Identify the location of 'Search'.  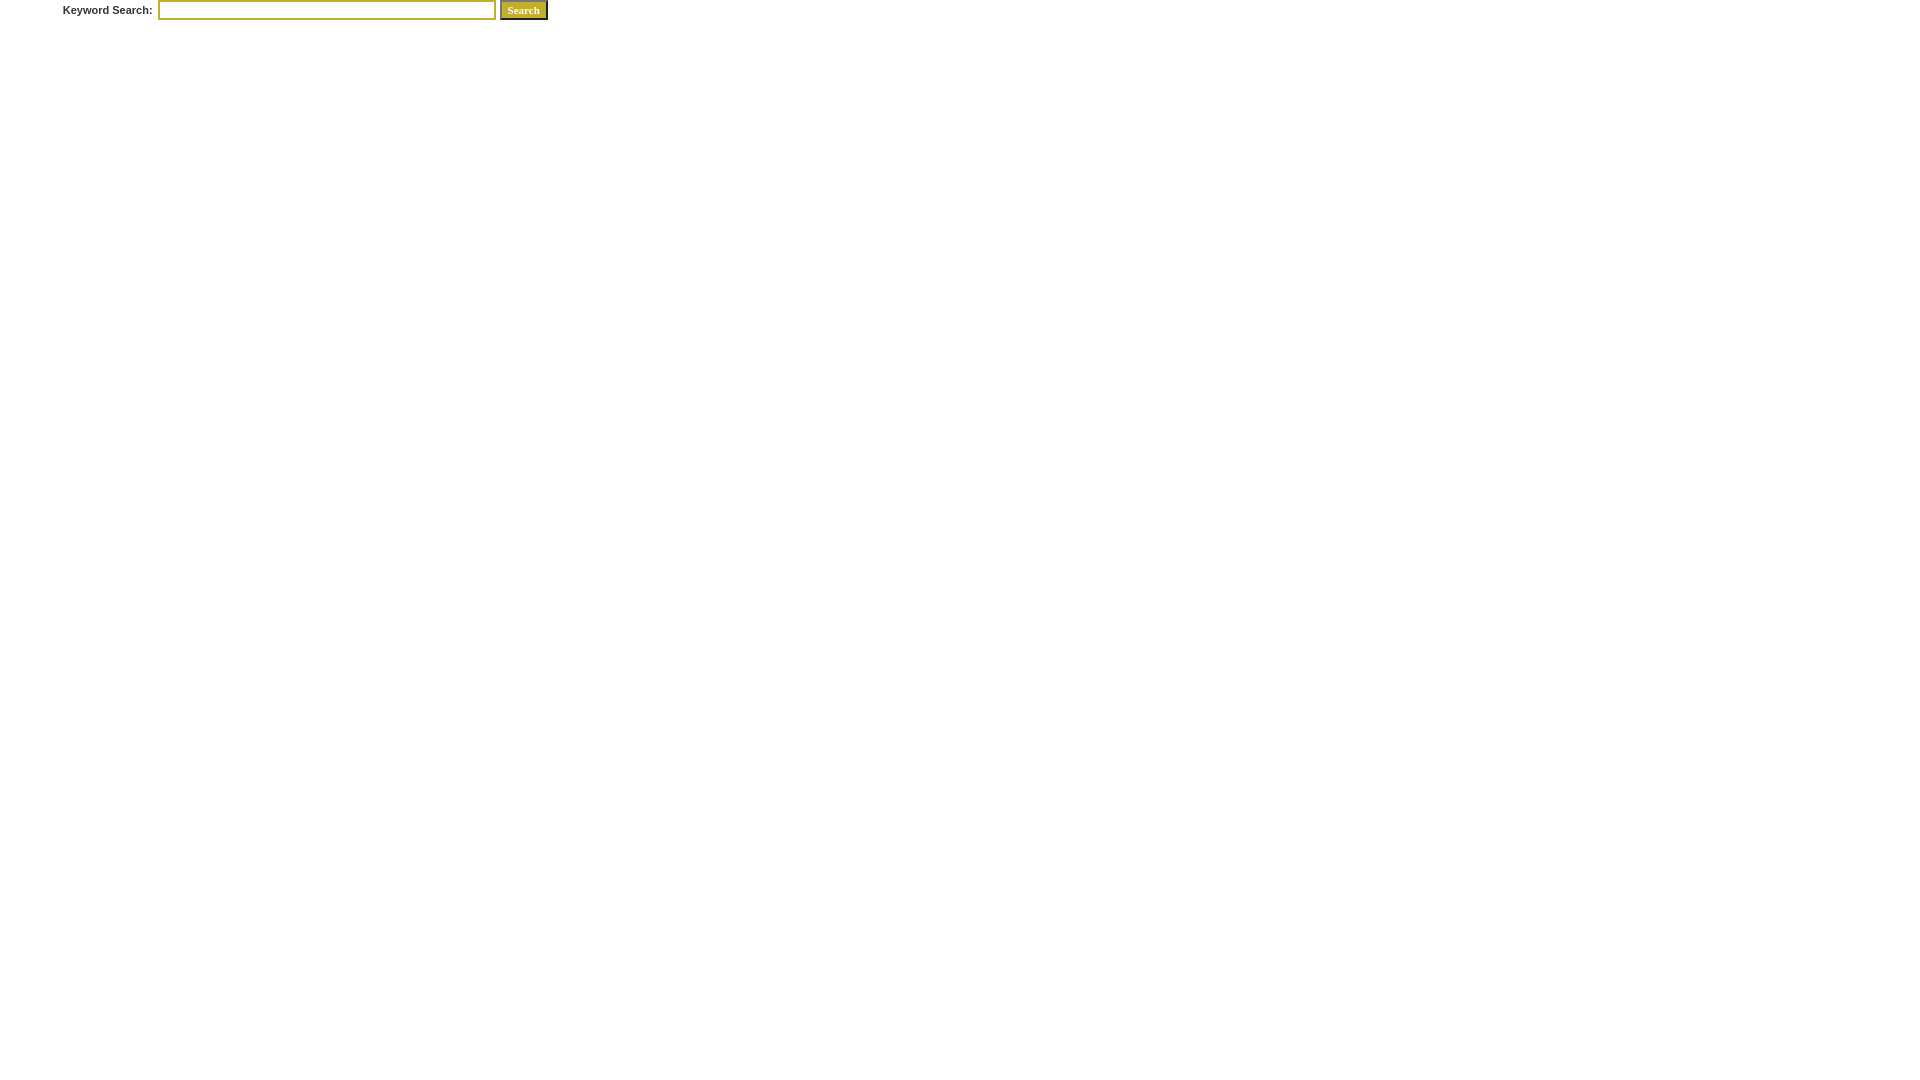
(523, 10).